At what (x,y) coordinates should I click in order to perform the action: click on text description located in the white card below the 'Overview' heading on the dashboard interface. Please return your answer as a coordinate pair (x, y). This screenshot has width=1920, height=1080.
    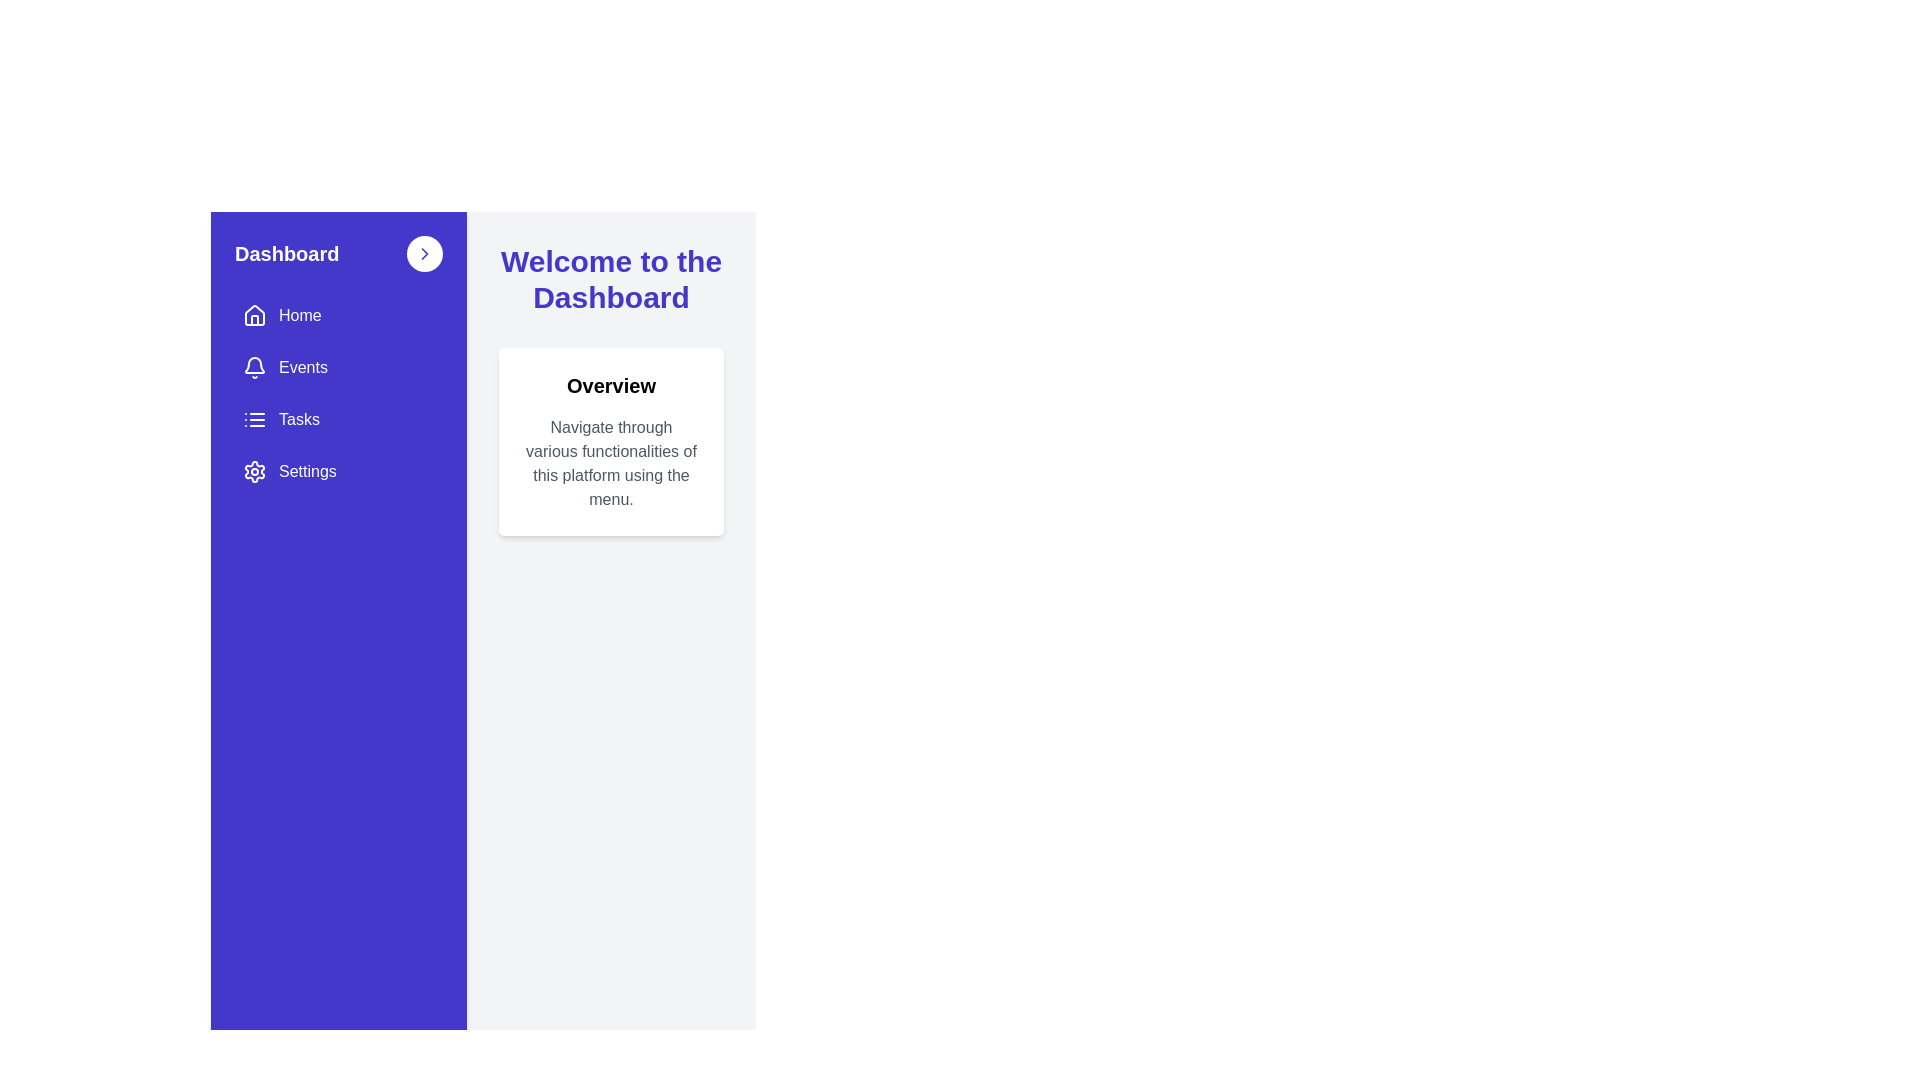
    Looking at the image, I should click on (610, 463).